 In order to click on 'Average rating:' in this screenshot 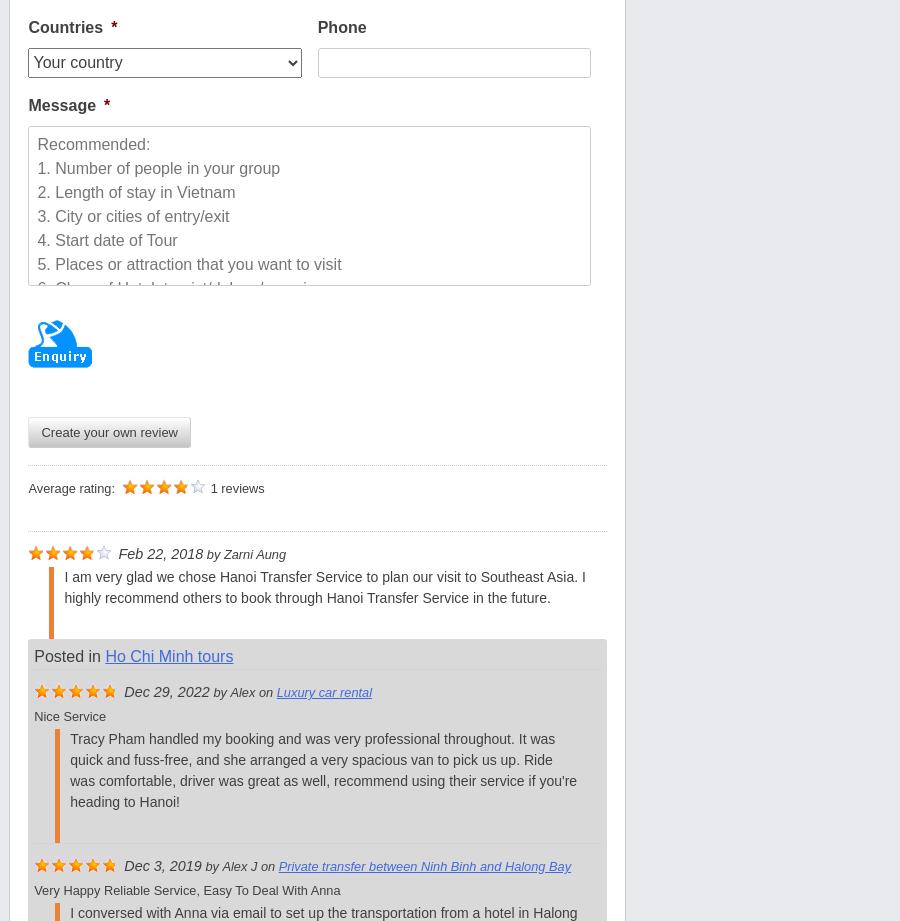, I will do `click(71, 487)`.